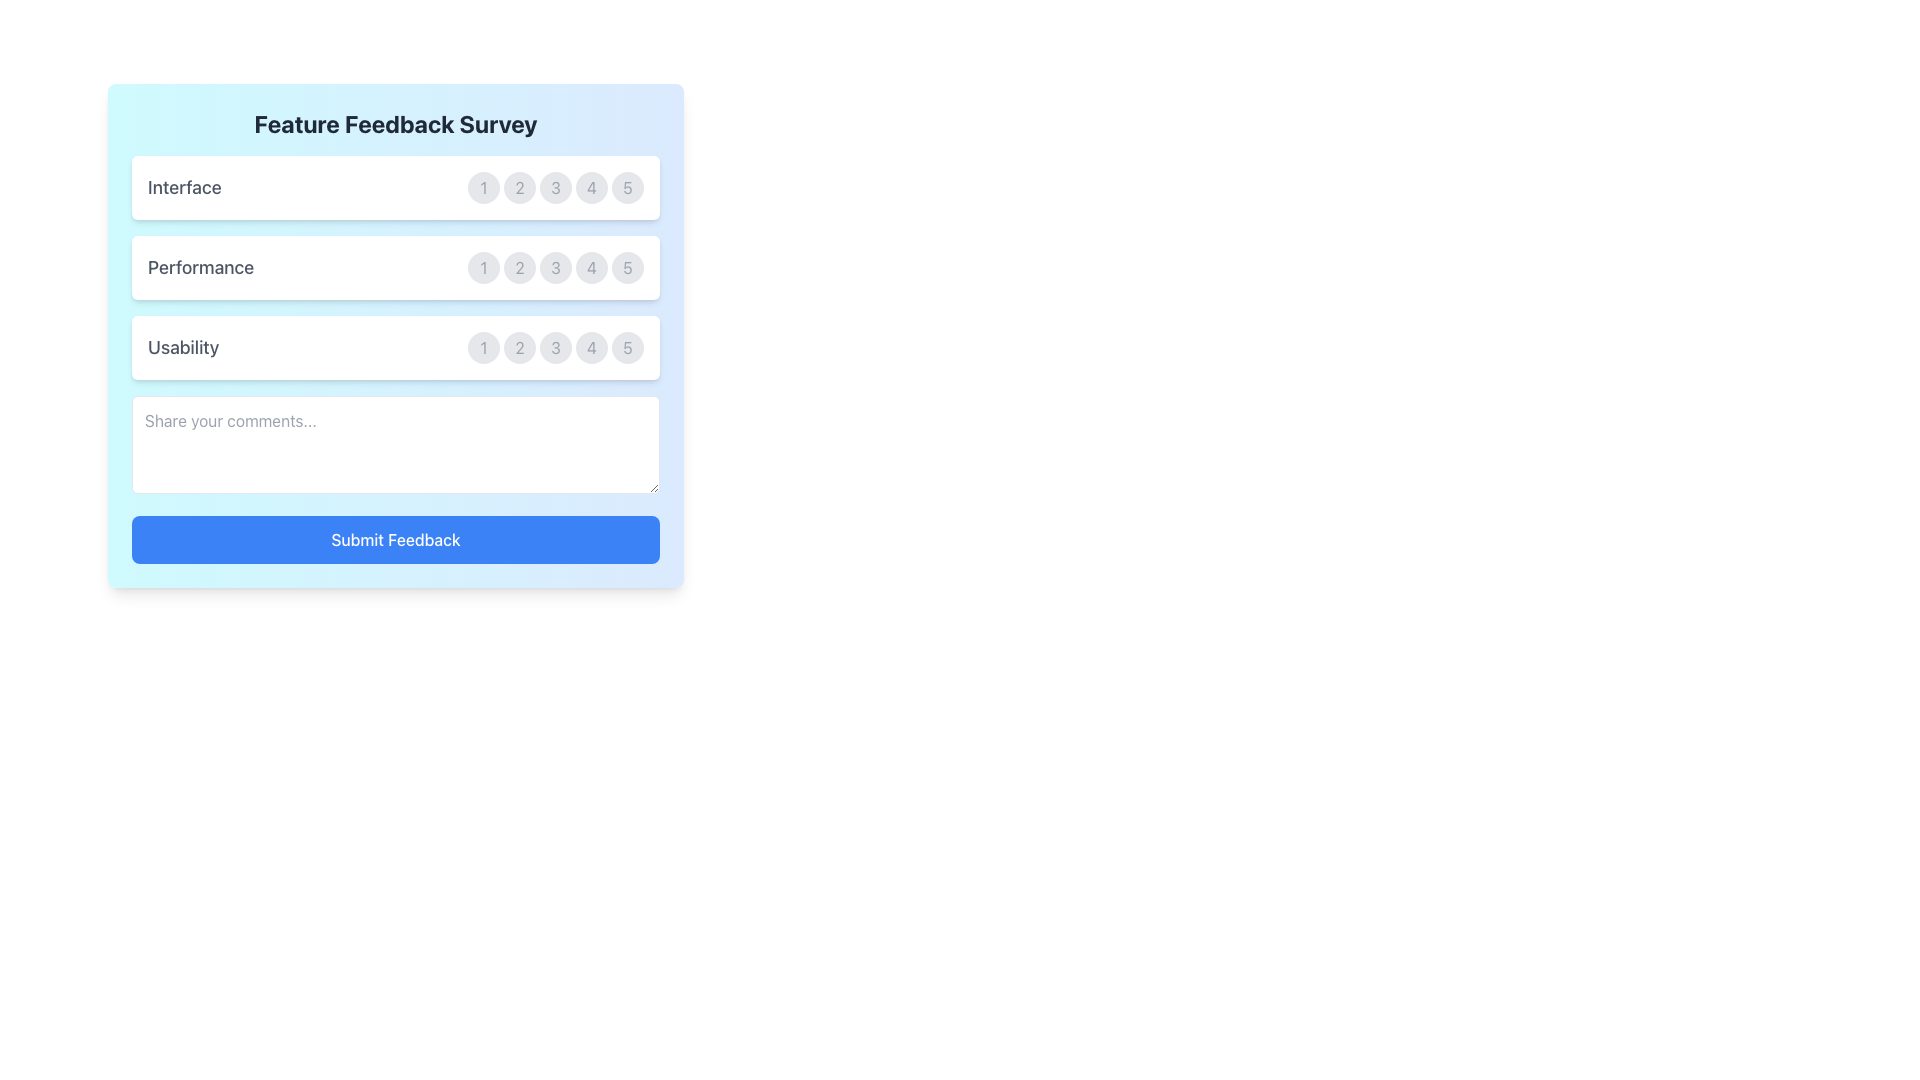 The image size is (1920, 1080). What do you see at coordinates (556, 346) in the screenshot?
I see `the third circular button (number 3) in the horizontal row under the 'Usability' heading within the survey card` at bounding box center [556, 346].